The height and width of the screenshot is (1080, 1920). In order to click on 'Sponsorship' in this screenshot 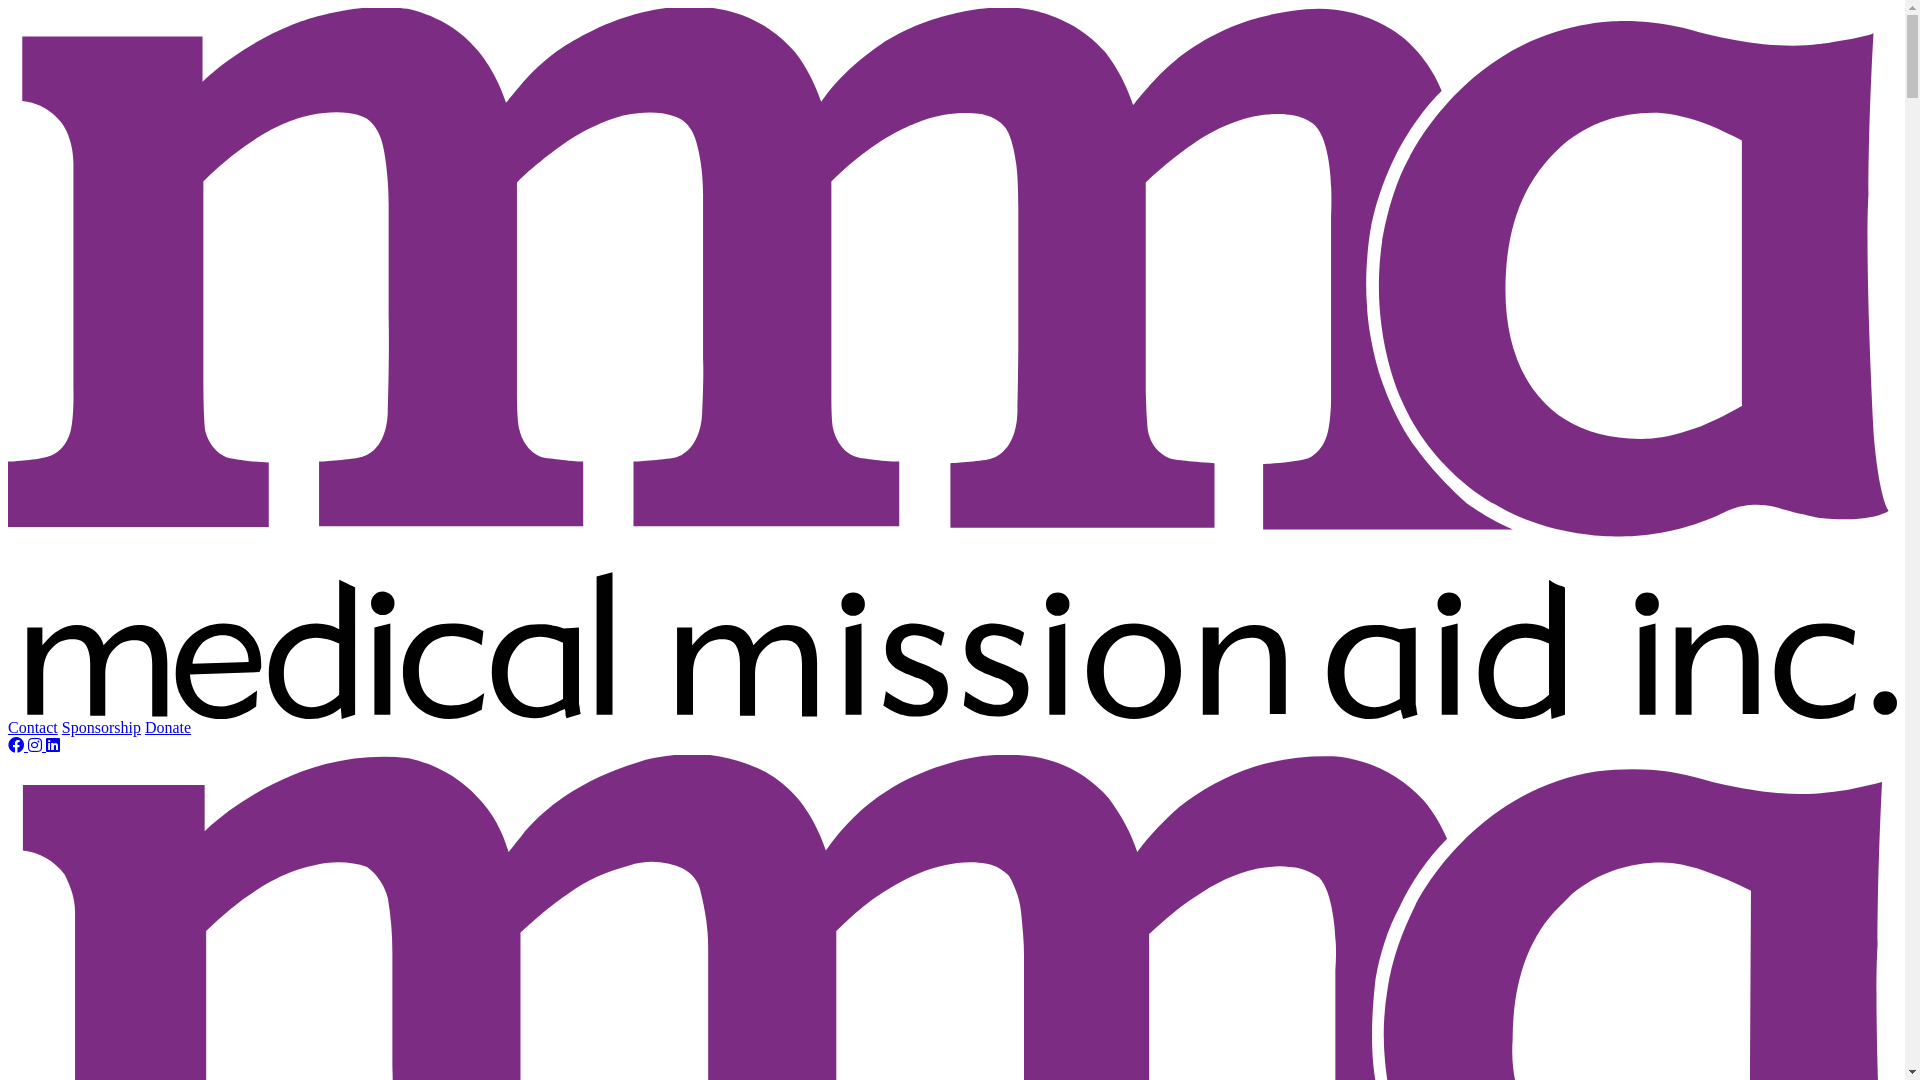, I will do `click(100, 727)`.